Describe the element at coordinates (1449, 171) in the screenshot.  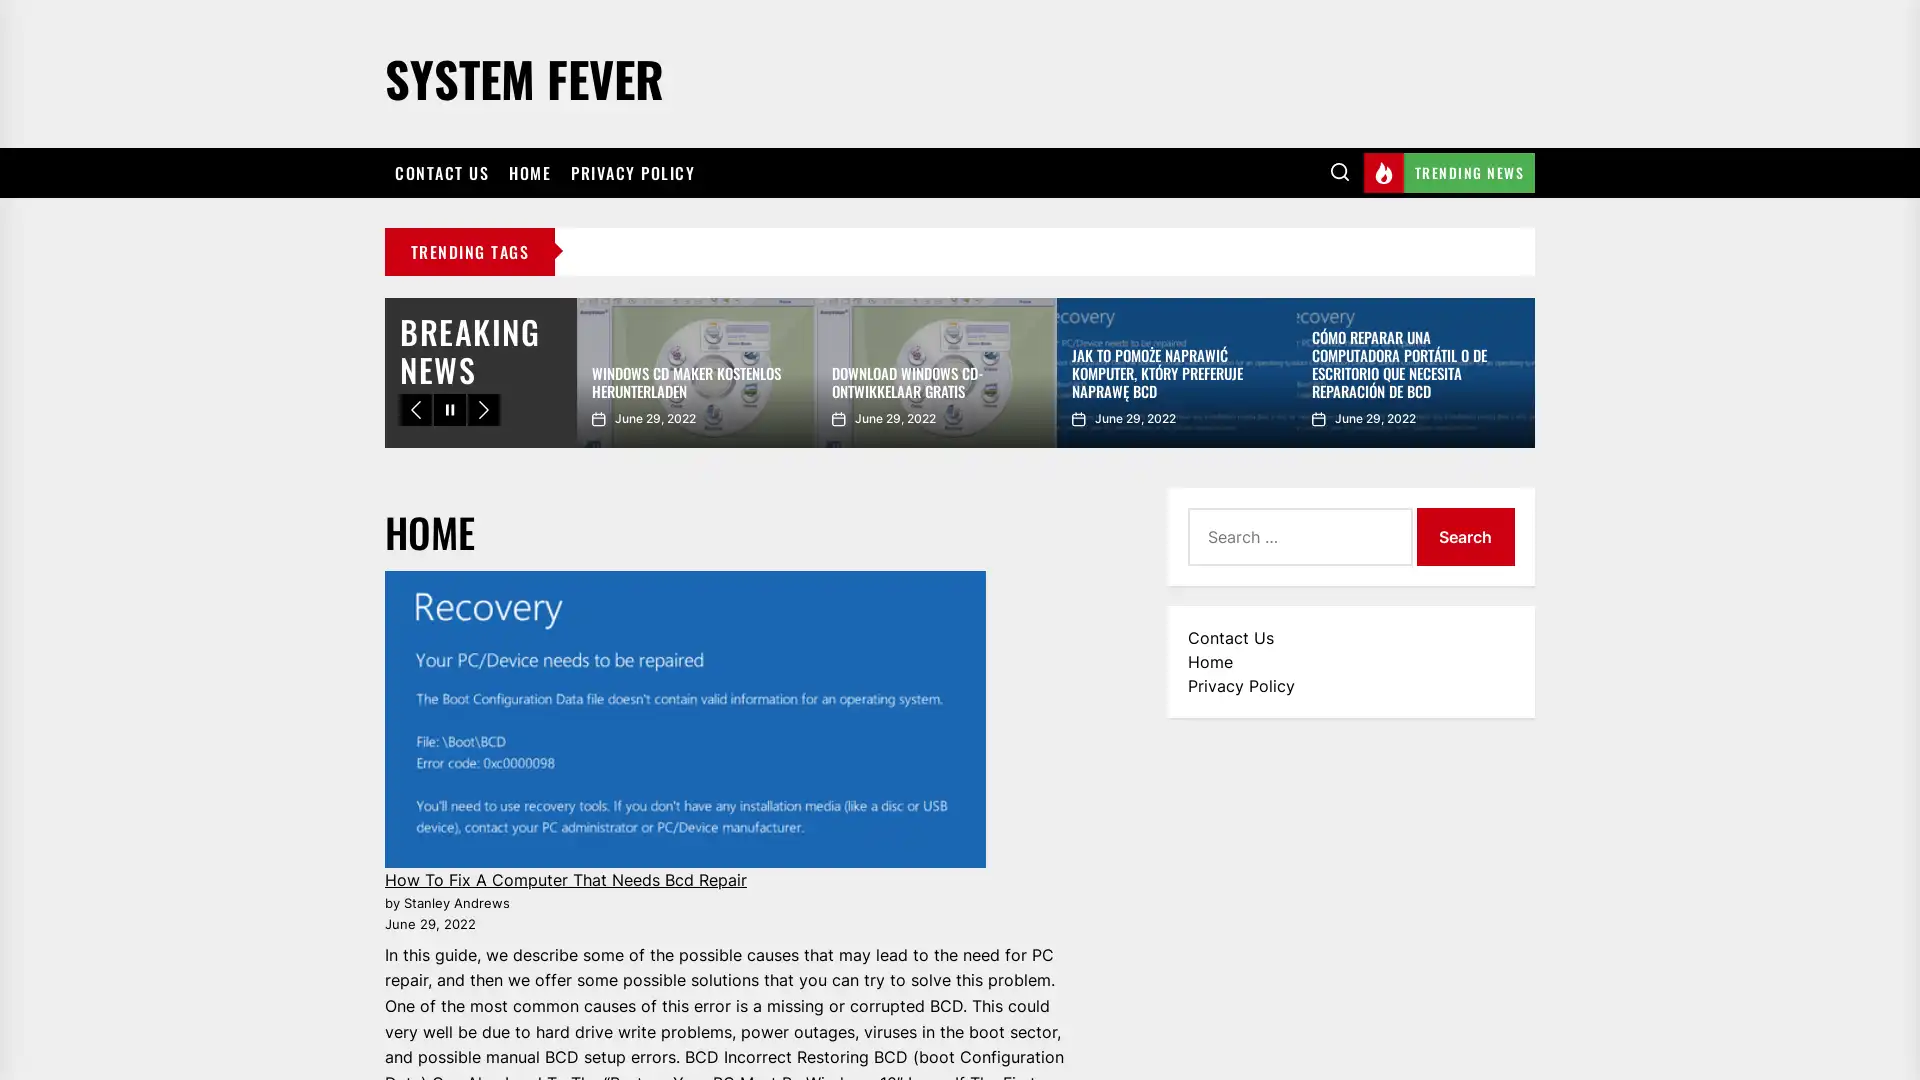
I see `TRENDING NEWS` at that location.